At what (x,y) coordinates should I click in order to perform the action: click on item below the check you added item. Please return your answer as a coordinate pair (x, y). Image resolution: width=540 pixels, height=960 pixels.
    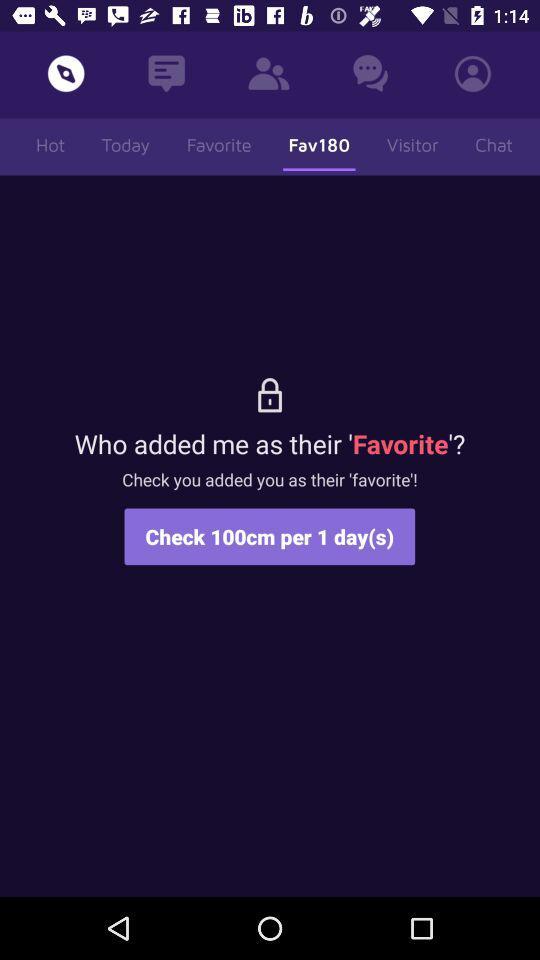
    Looking at the image, I should click on (269, 535).